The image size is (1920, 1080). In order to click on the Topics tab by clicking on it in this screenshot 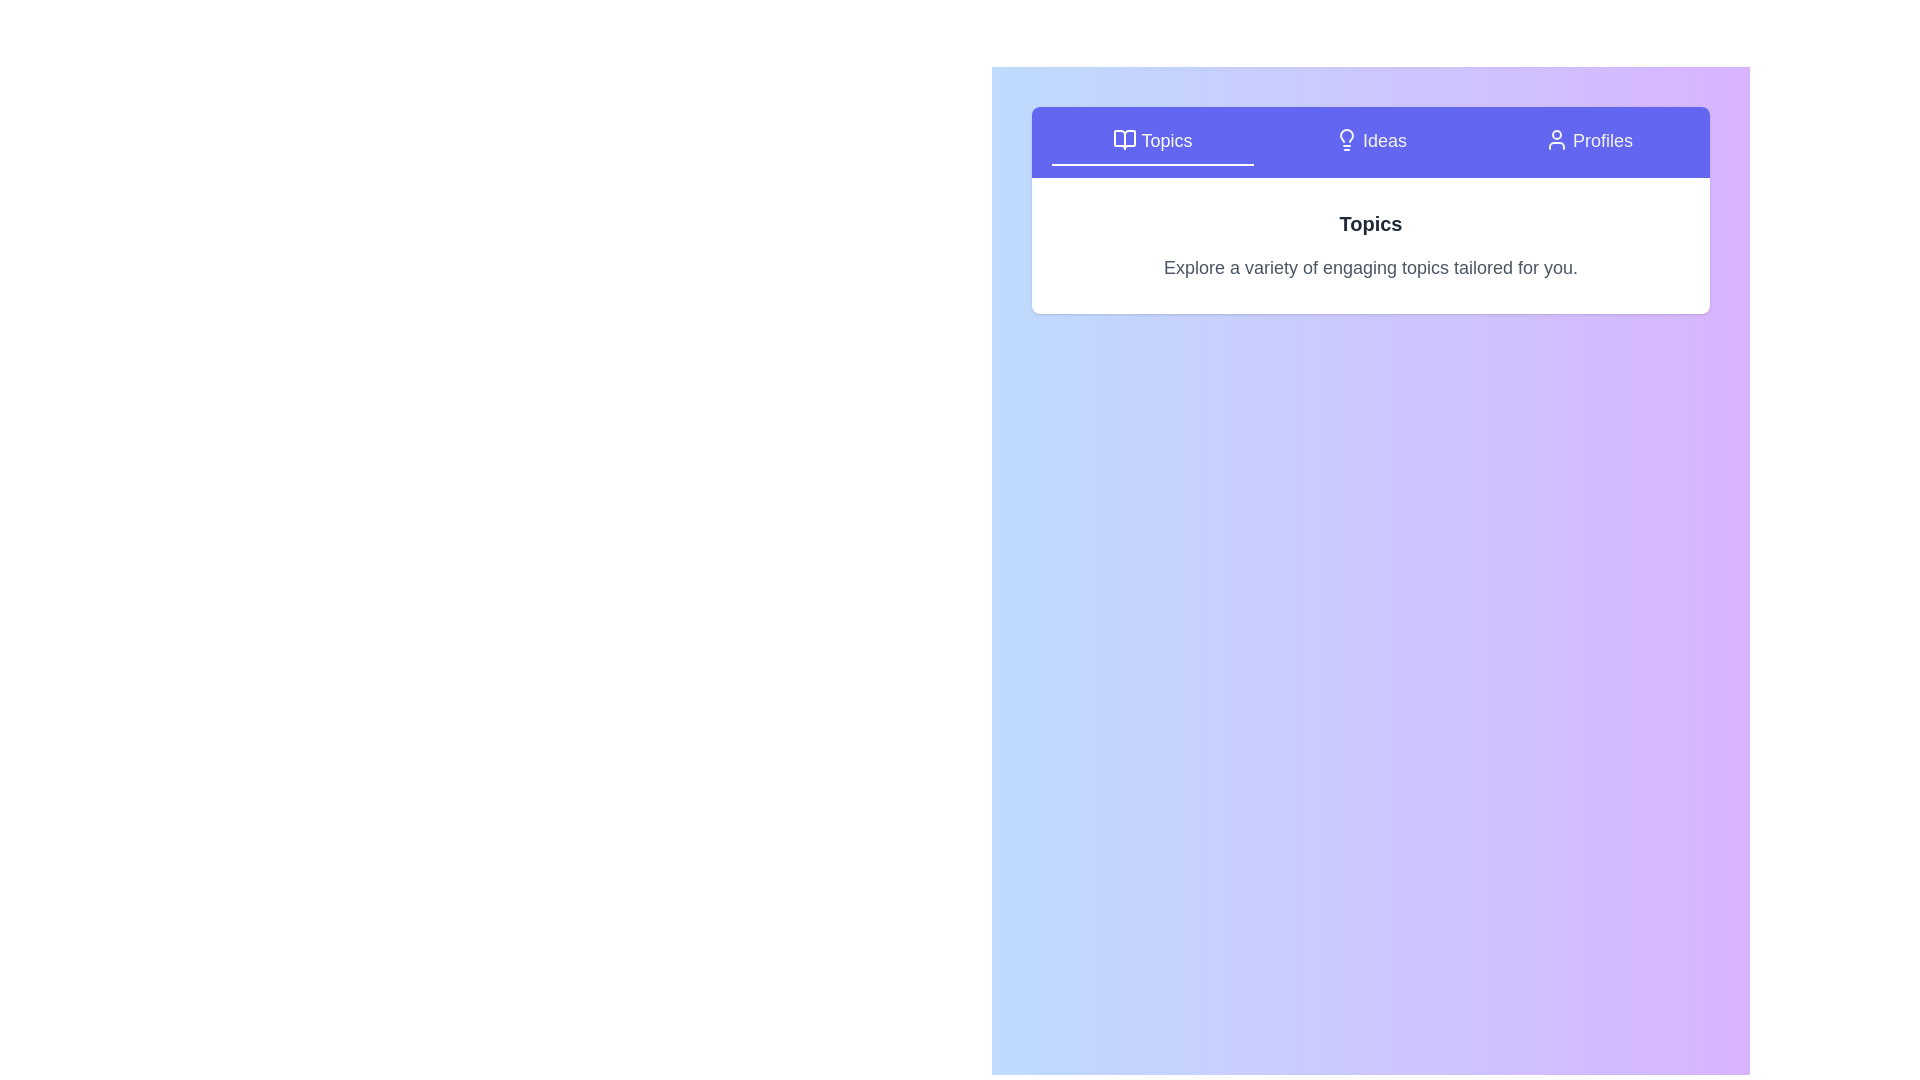, I will do `click(1152, 141)`.